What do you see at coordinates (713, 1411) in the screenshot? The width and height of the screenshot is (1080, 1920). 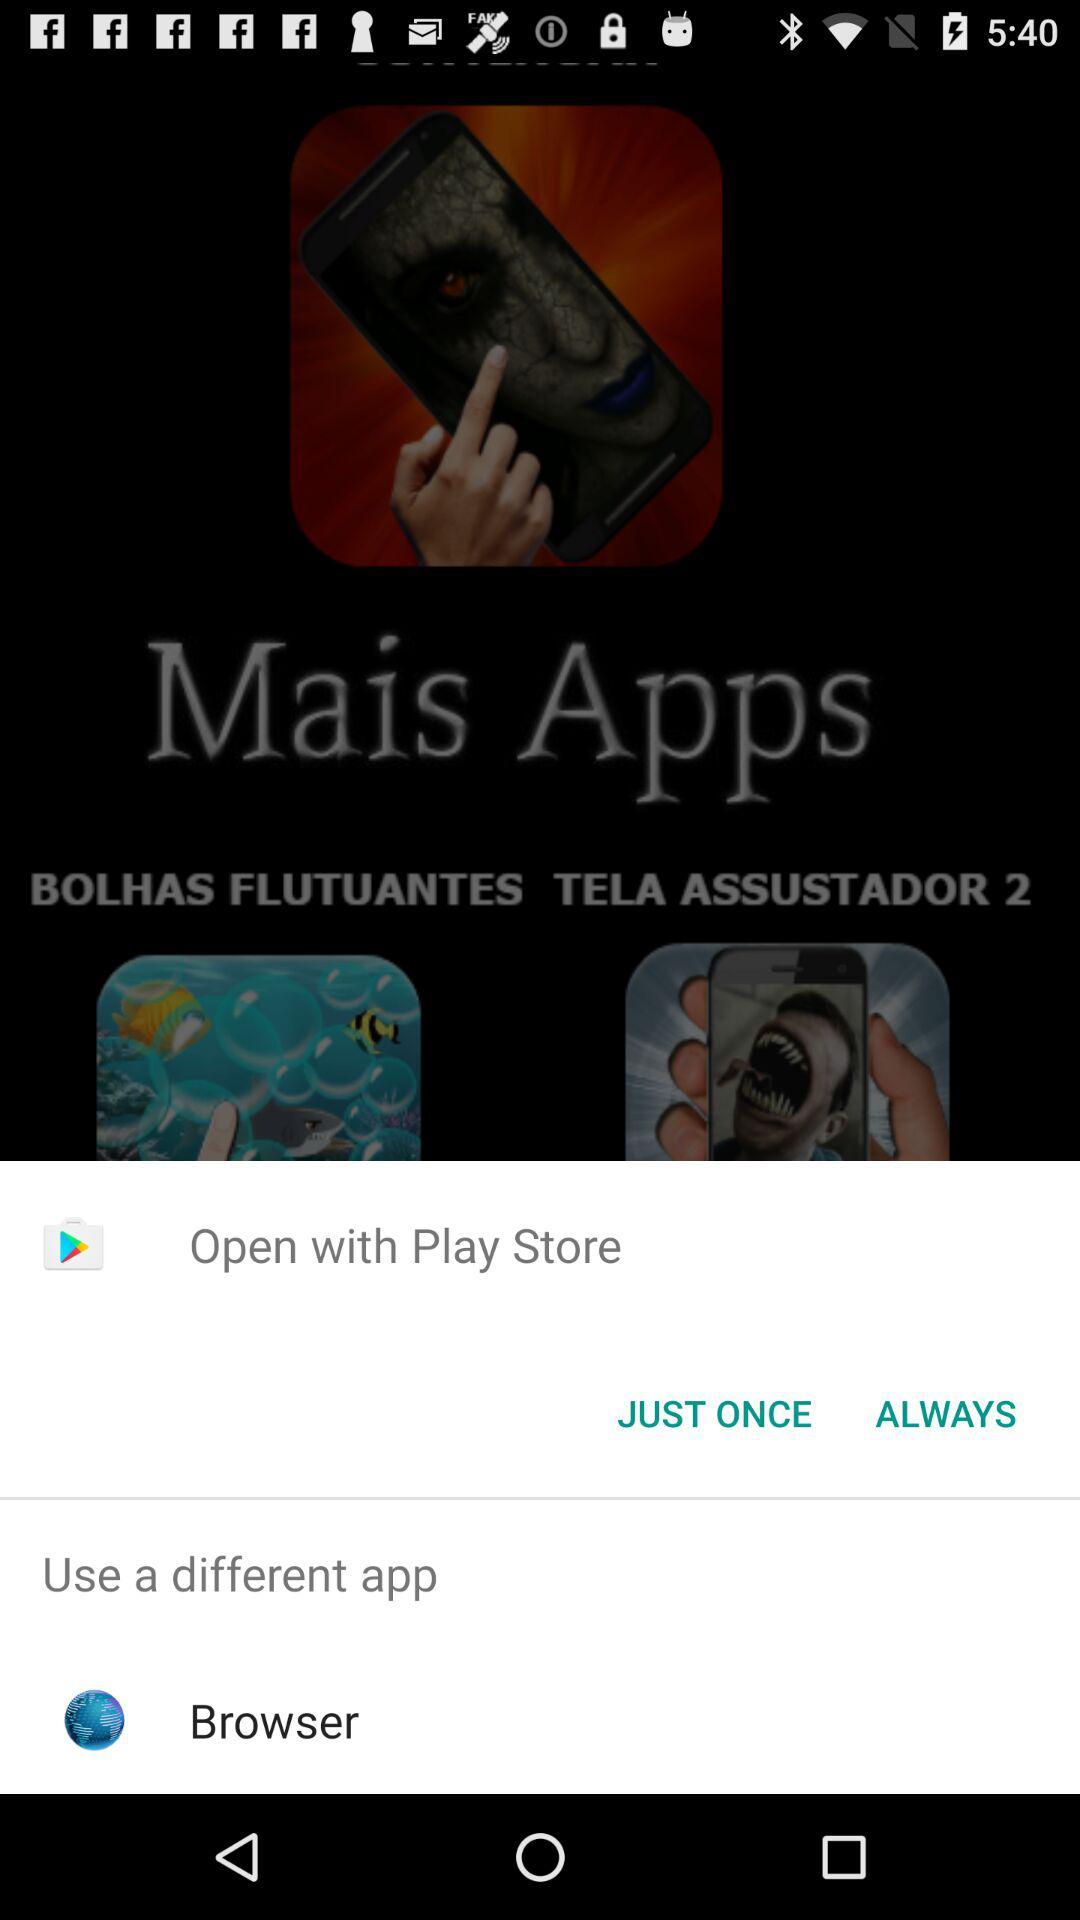 I see `the icon to the left of the always button` at bounding box center [713, 1411].